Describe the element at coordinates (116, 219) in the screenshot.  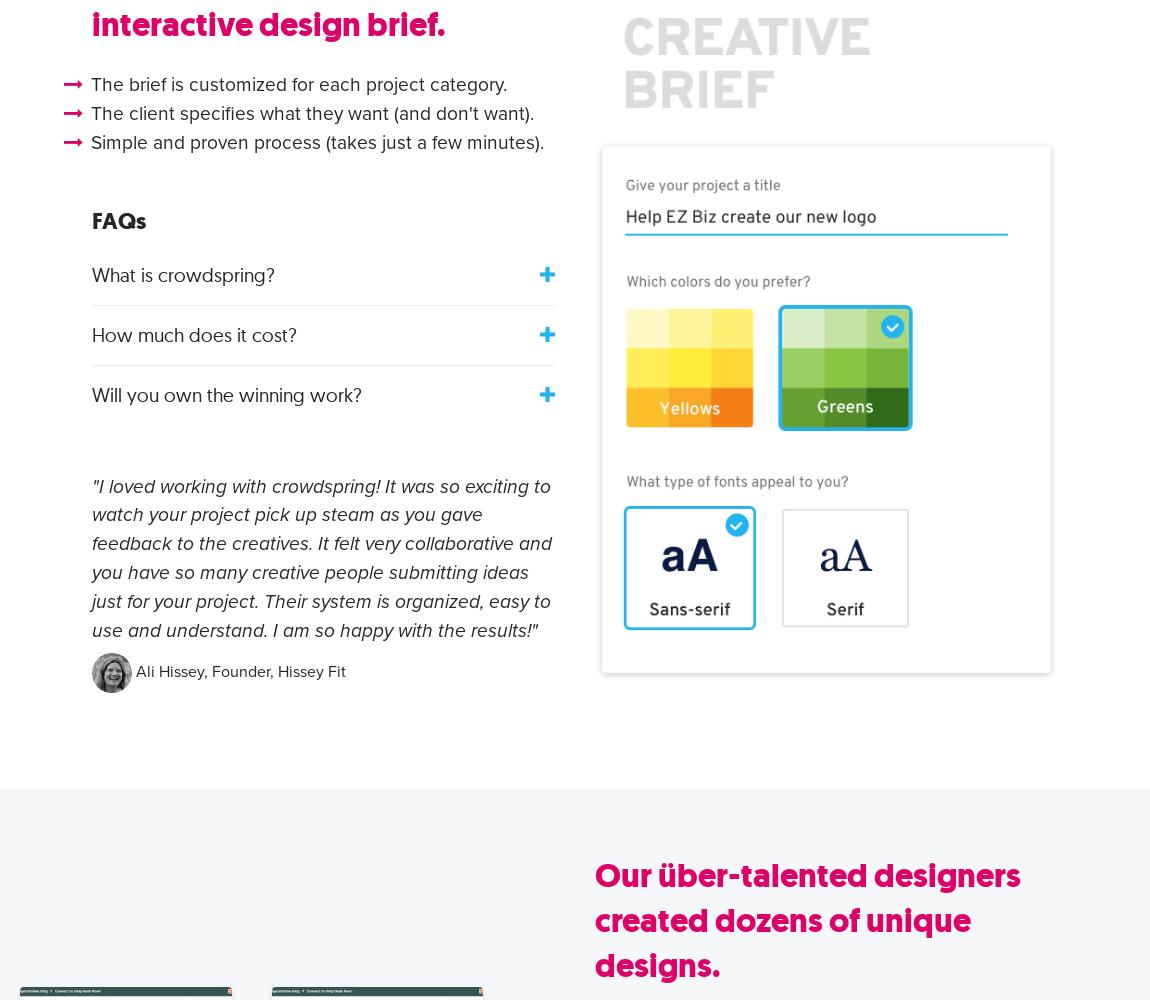
I see `'FAQs'` at that location.